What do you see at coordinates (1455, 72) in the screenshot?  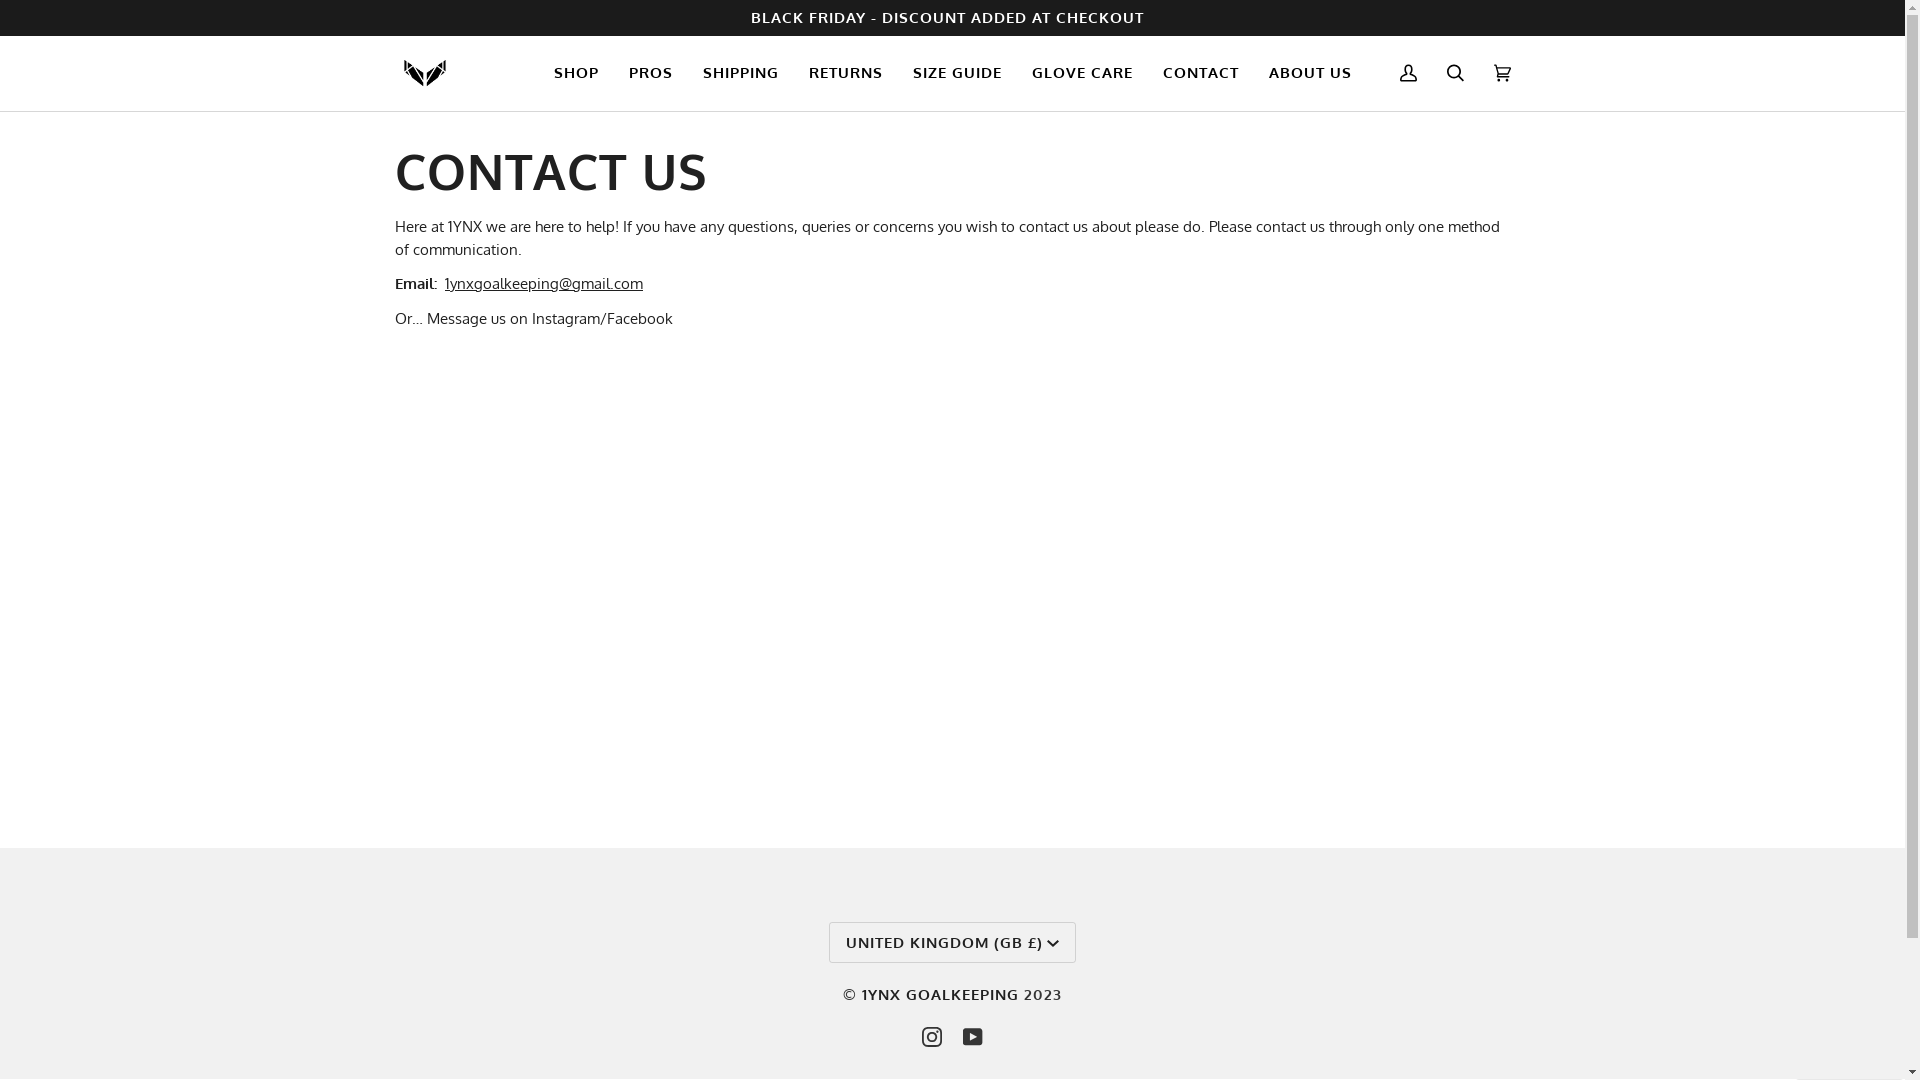 I see `'Search'` at bounding box center [1455, 72].